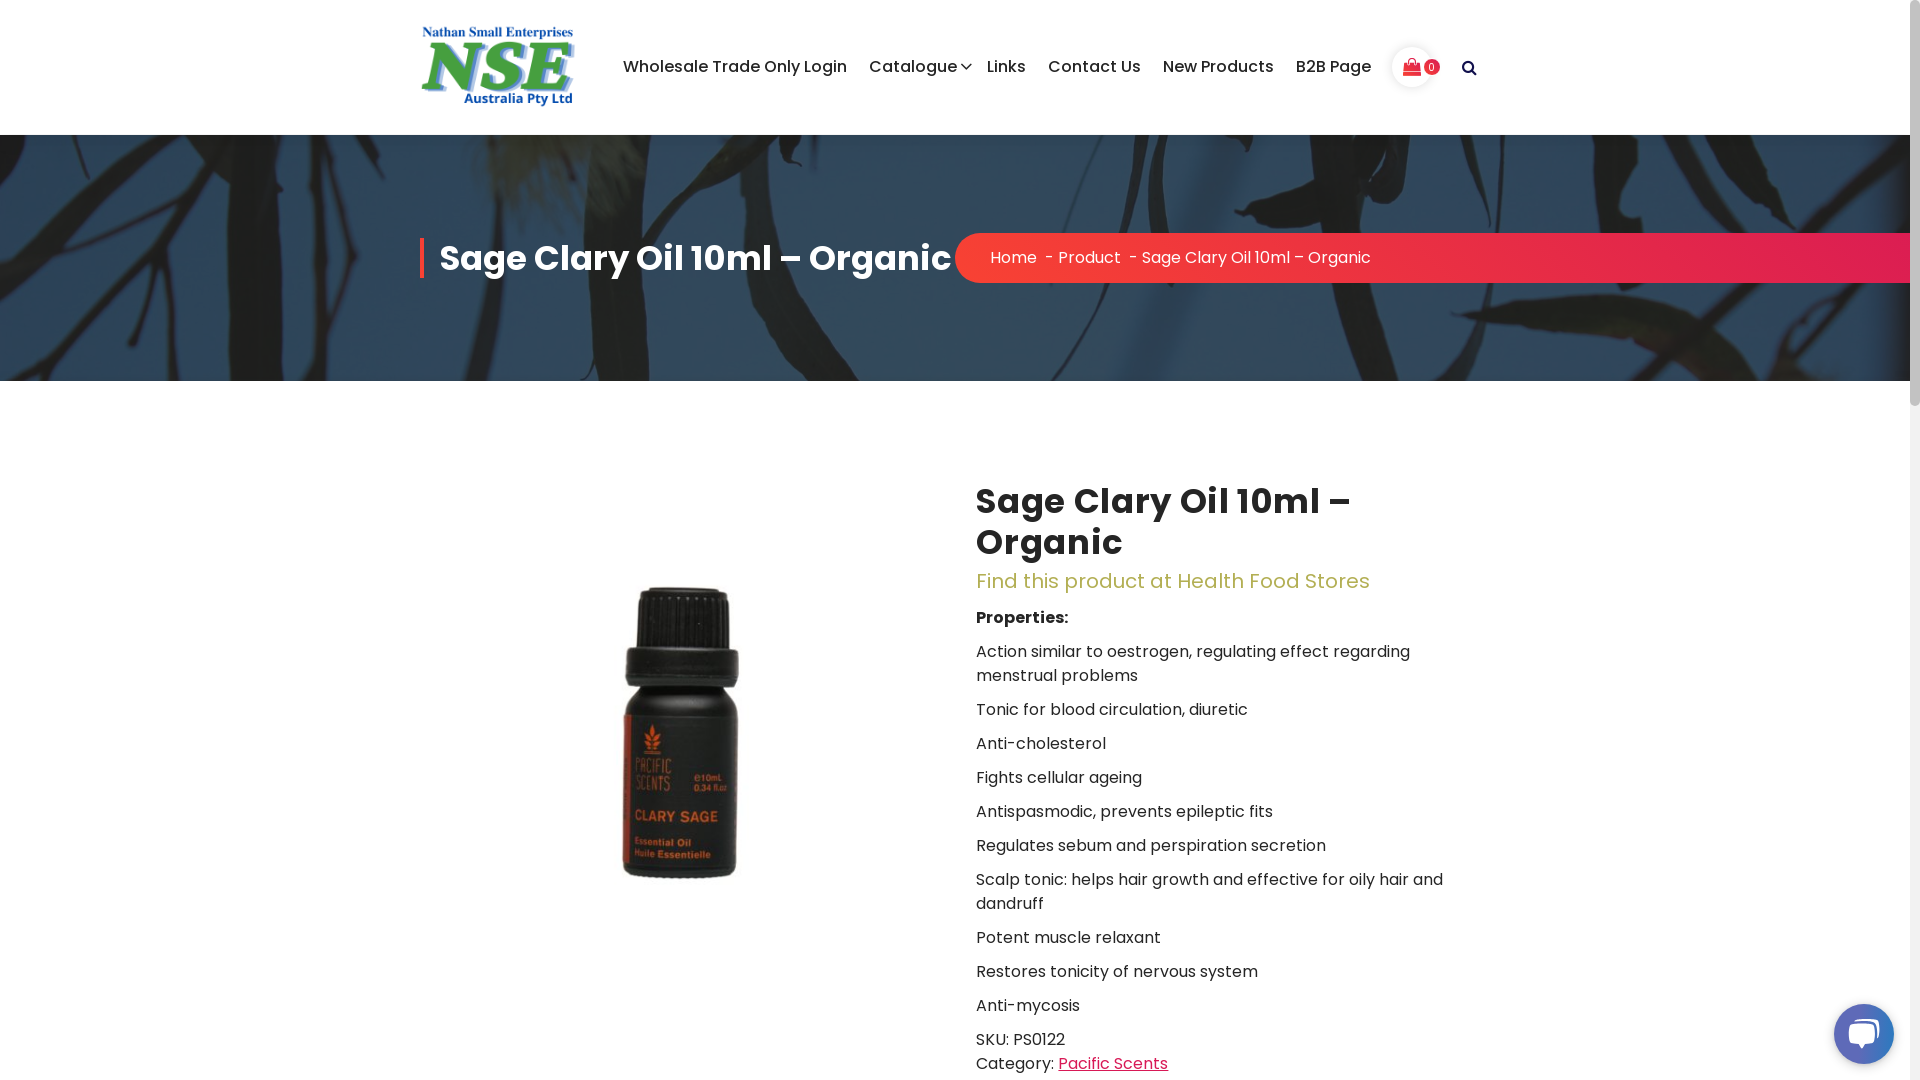  Describe the element at coordinates (1333, 65) in the screenshot. I see `'B2B Page'` at that location.